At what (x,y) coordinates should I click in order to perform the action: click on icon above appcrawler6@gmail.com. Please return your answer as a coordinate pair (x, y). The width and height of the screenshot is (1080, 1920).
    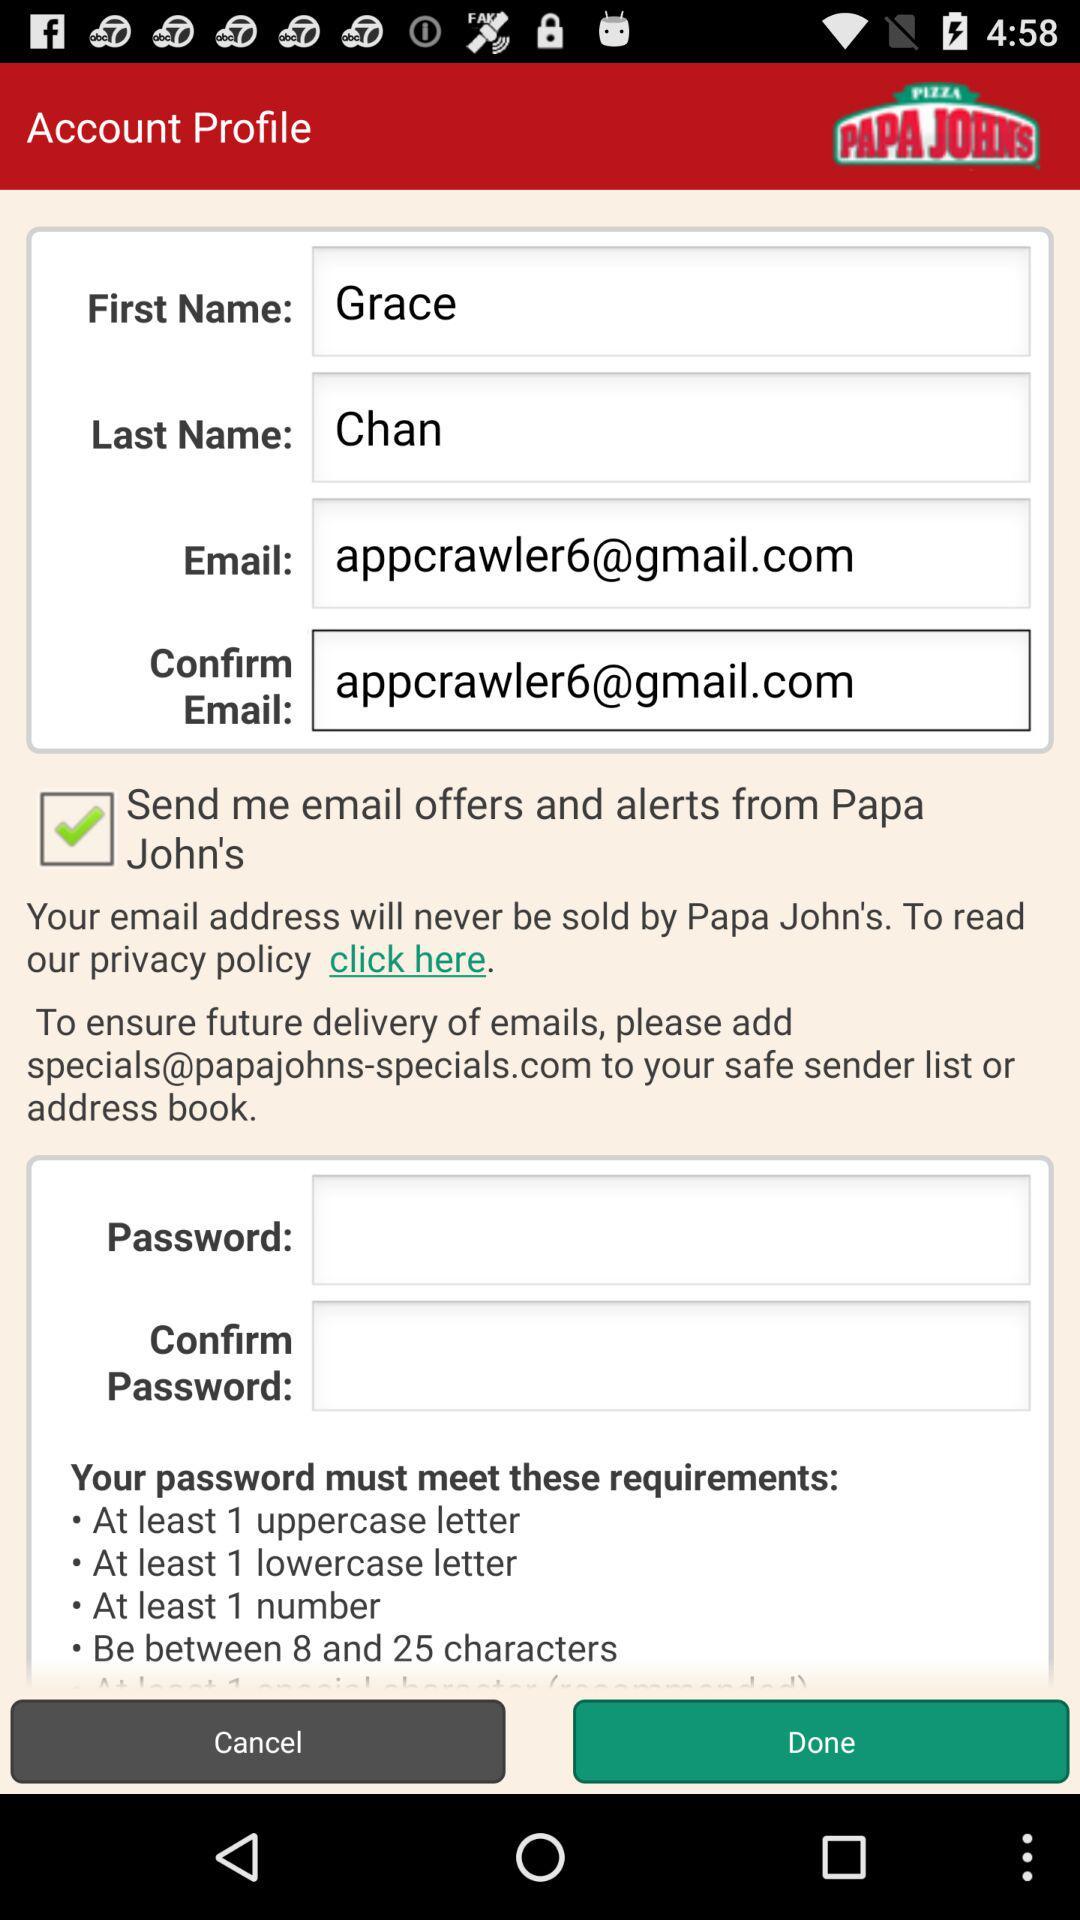
    Looking at the image, I should click on (671, 432).